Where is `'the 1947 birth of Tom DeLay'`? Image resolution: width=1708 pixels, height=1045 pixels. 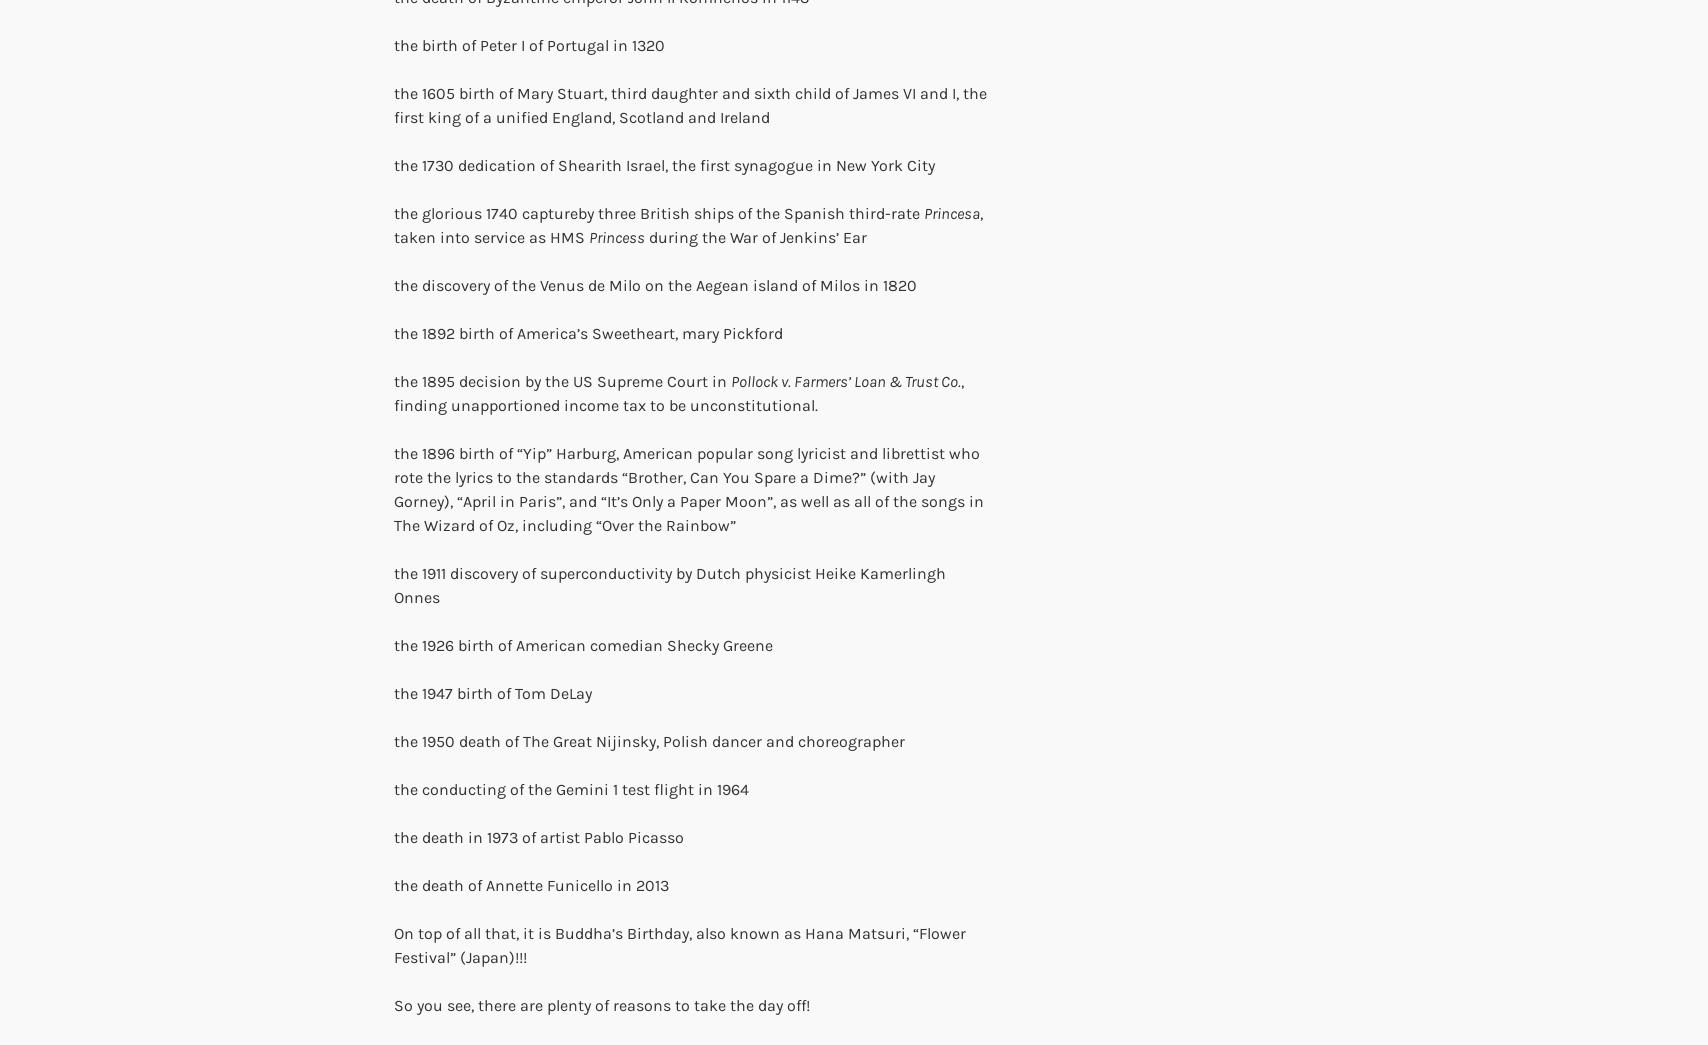 'the 1947 birth of Tom DeLay' is located at coordinates (394, 693).